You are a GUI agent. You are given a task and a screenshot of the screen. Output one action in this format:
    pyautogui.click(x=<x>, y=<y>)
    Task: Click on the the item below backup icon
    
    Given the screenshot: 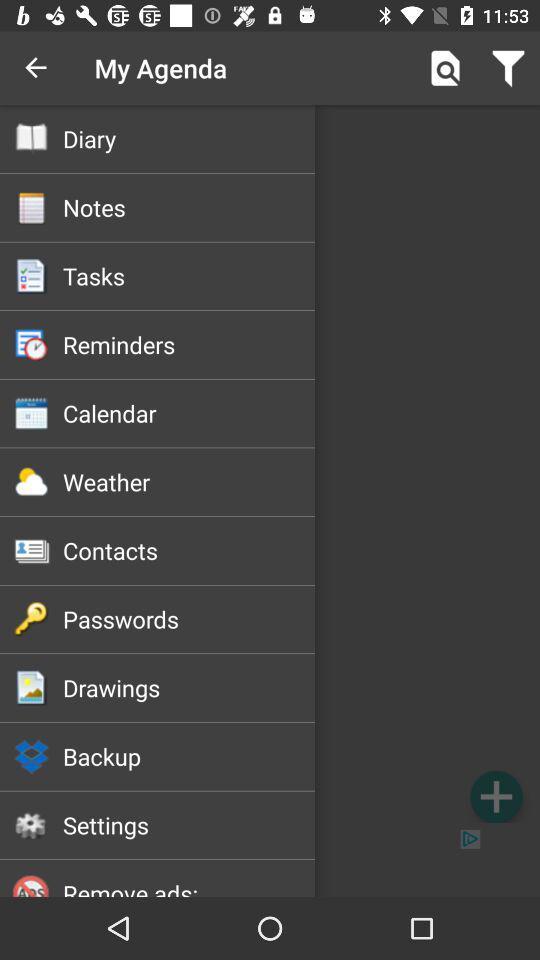 What is the action you would take?
    pyautogui.click(x=189, y=825)
    